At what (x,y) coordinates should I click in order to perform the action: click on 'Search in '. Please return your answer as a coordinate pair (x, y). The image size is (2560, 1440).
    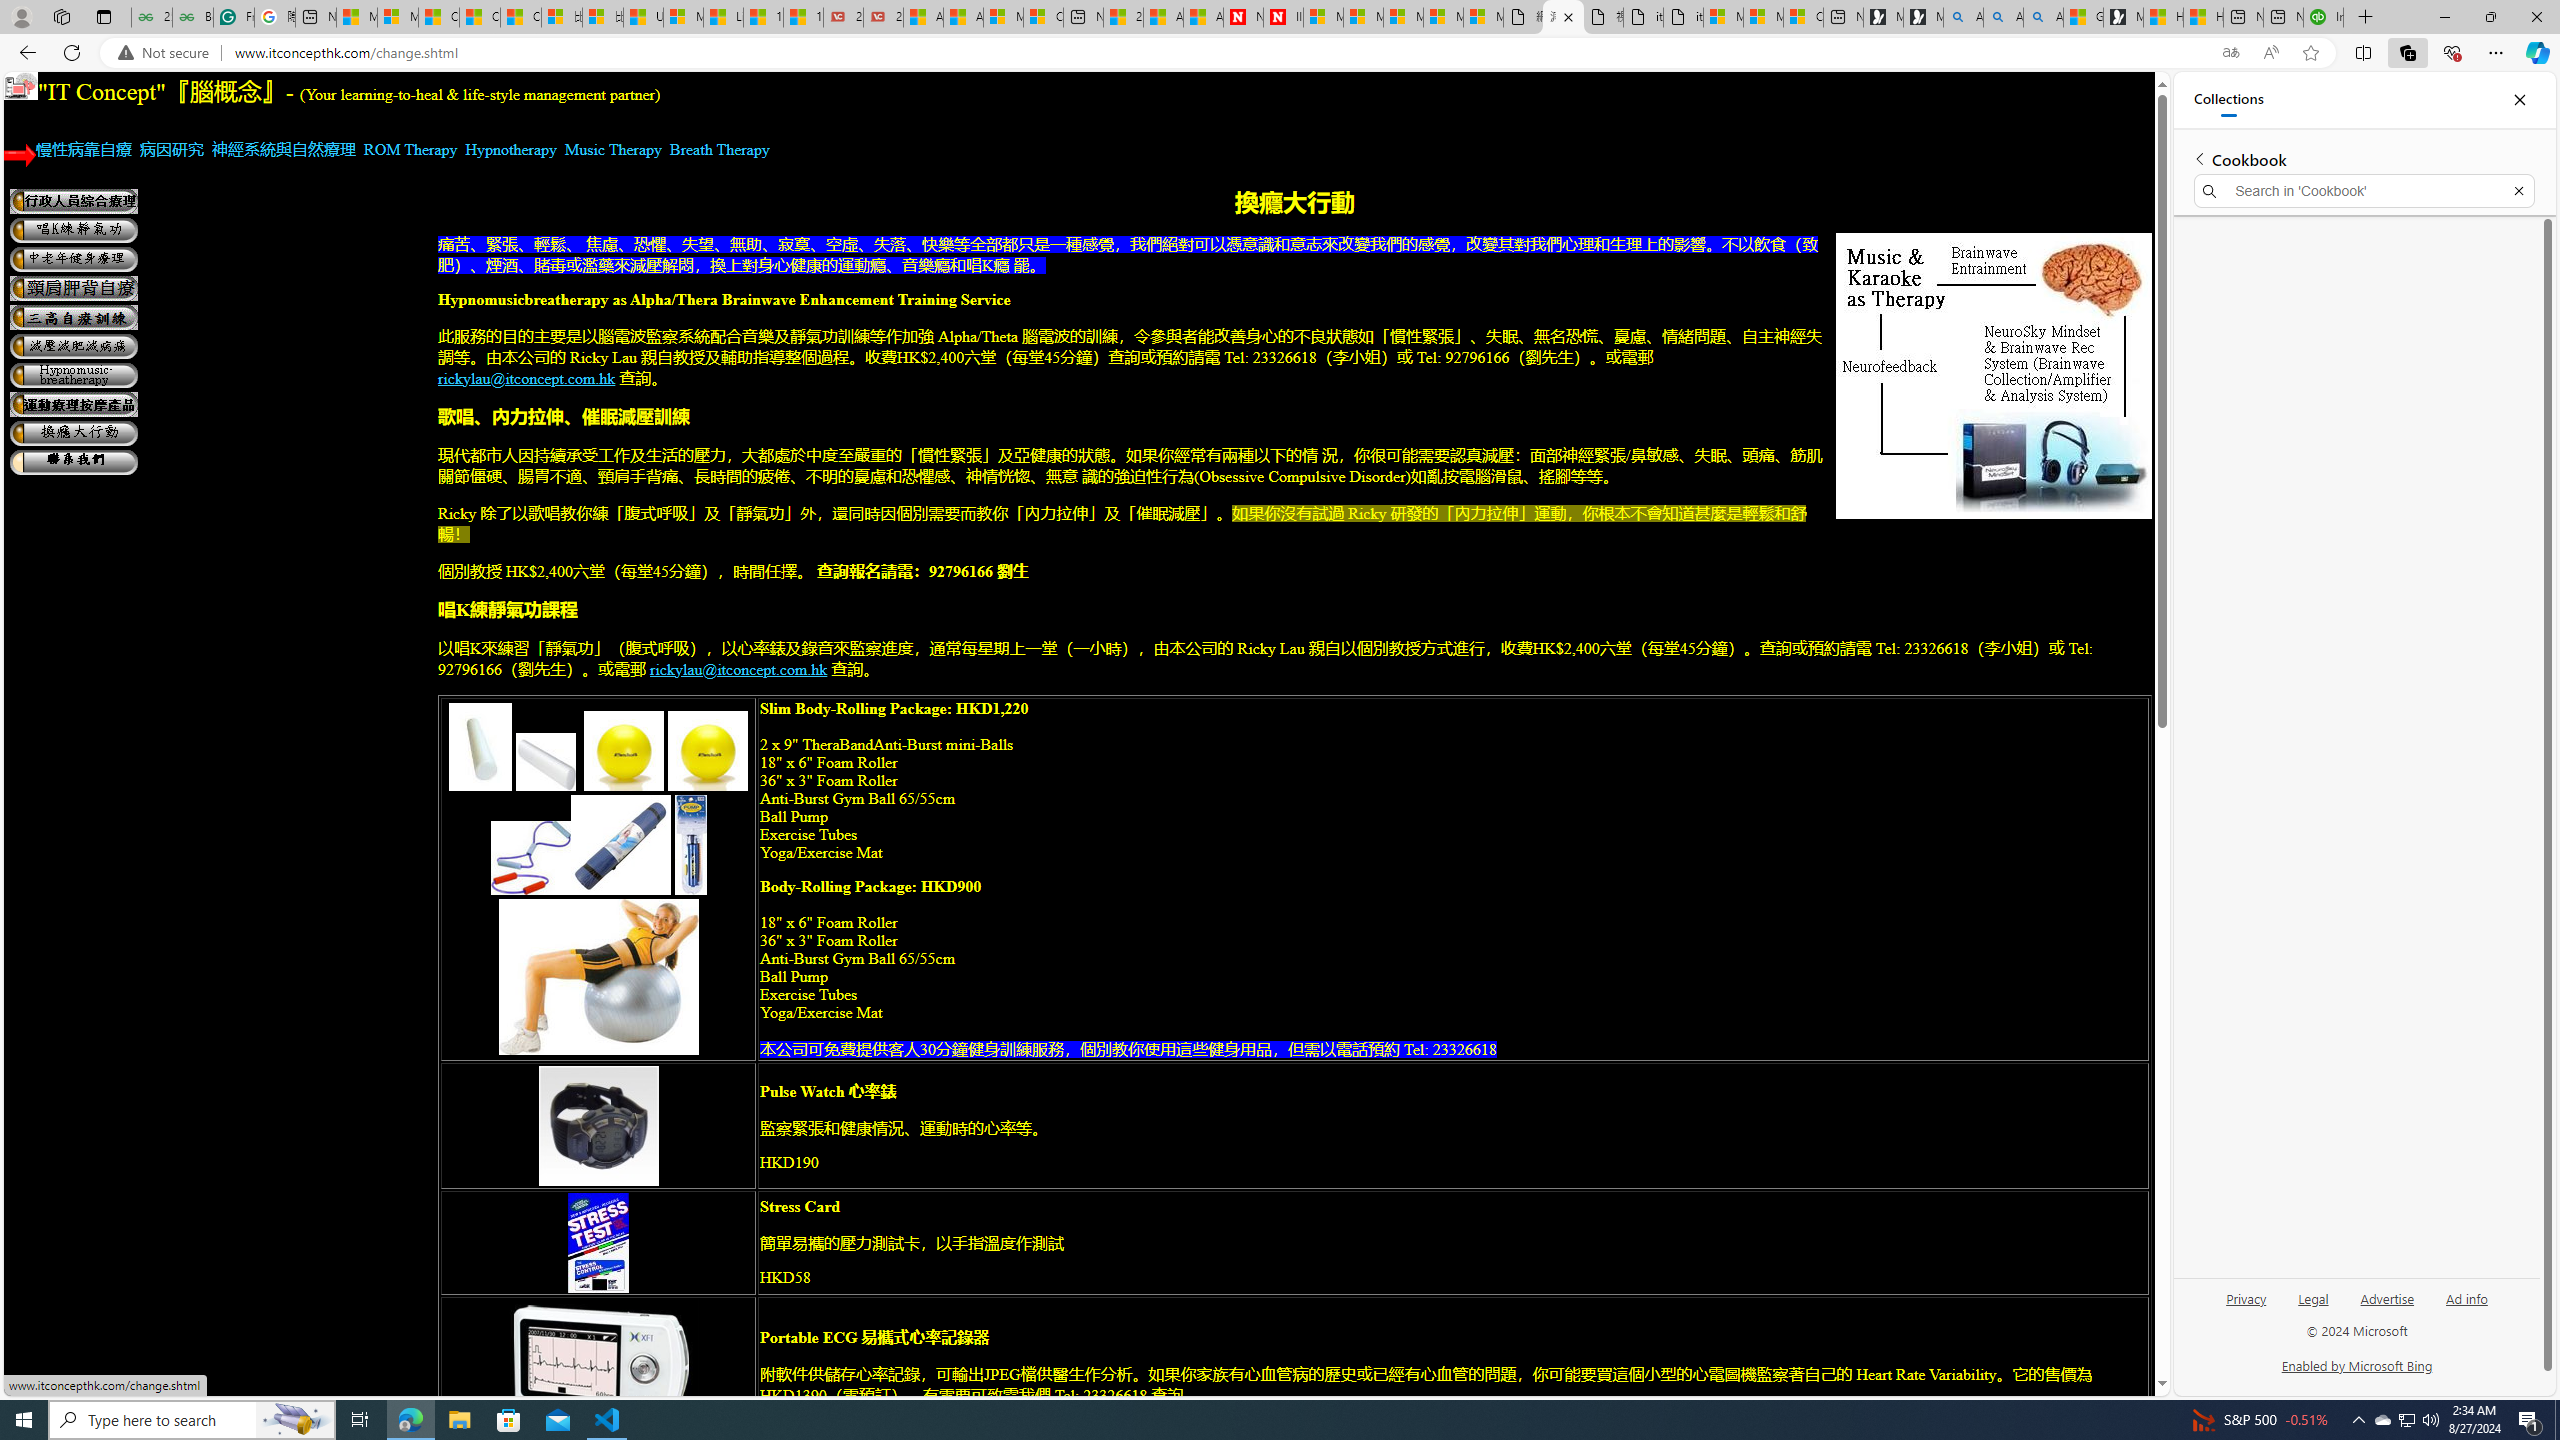
    Looking at the image, I should click on (2364, 191).